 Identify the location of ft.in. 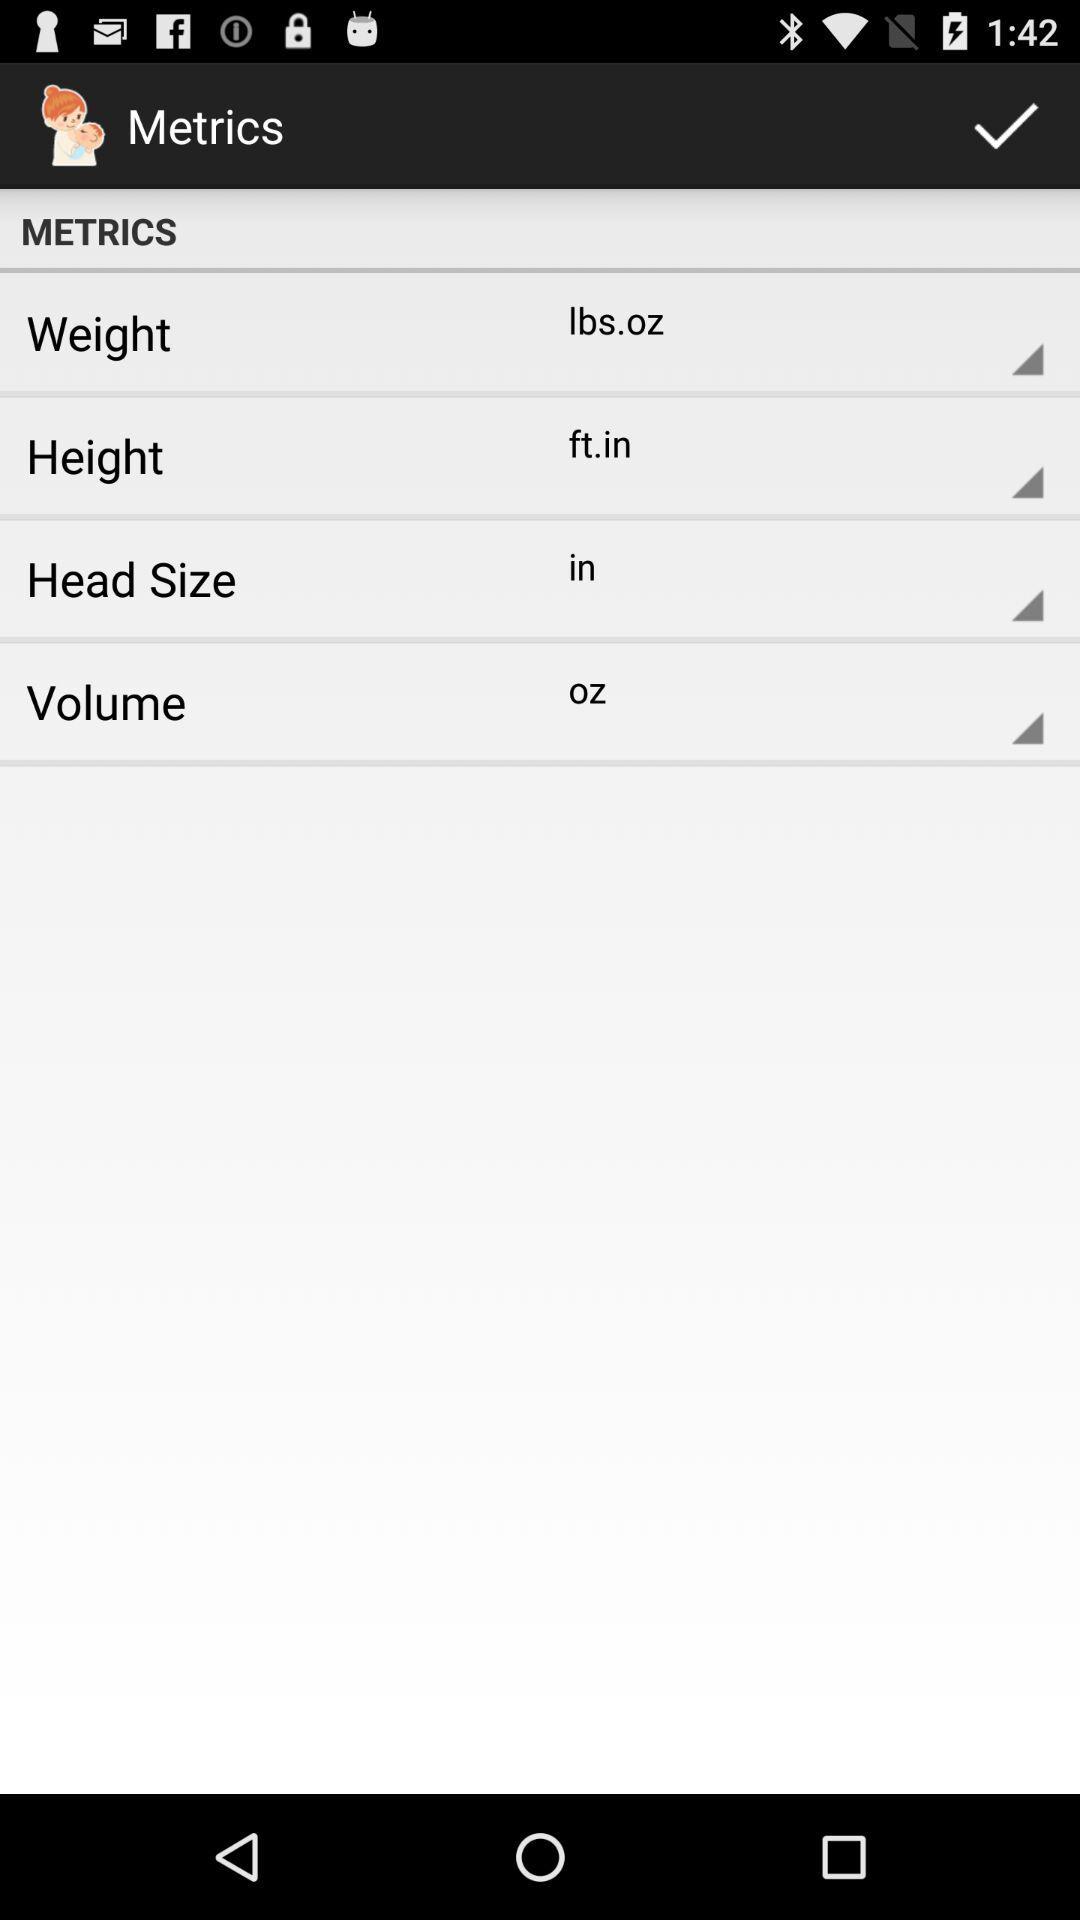
(789, 454).